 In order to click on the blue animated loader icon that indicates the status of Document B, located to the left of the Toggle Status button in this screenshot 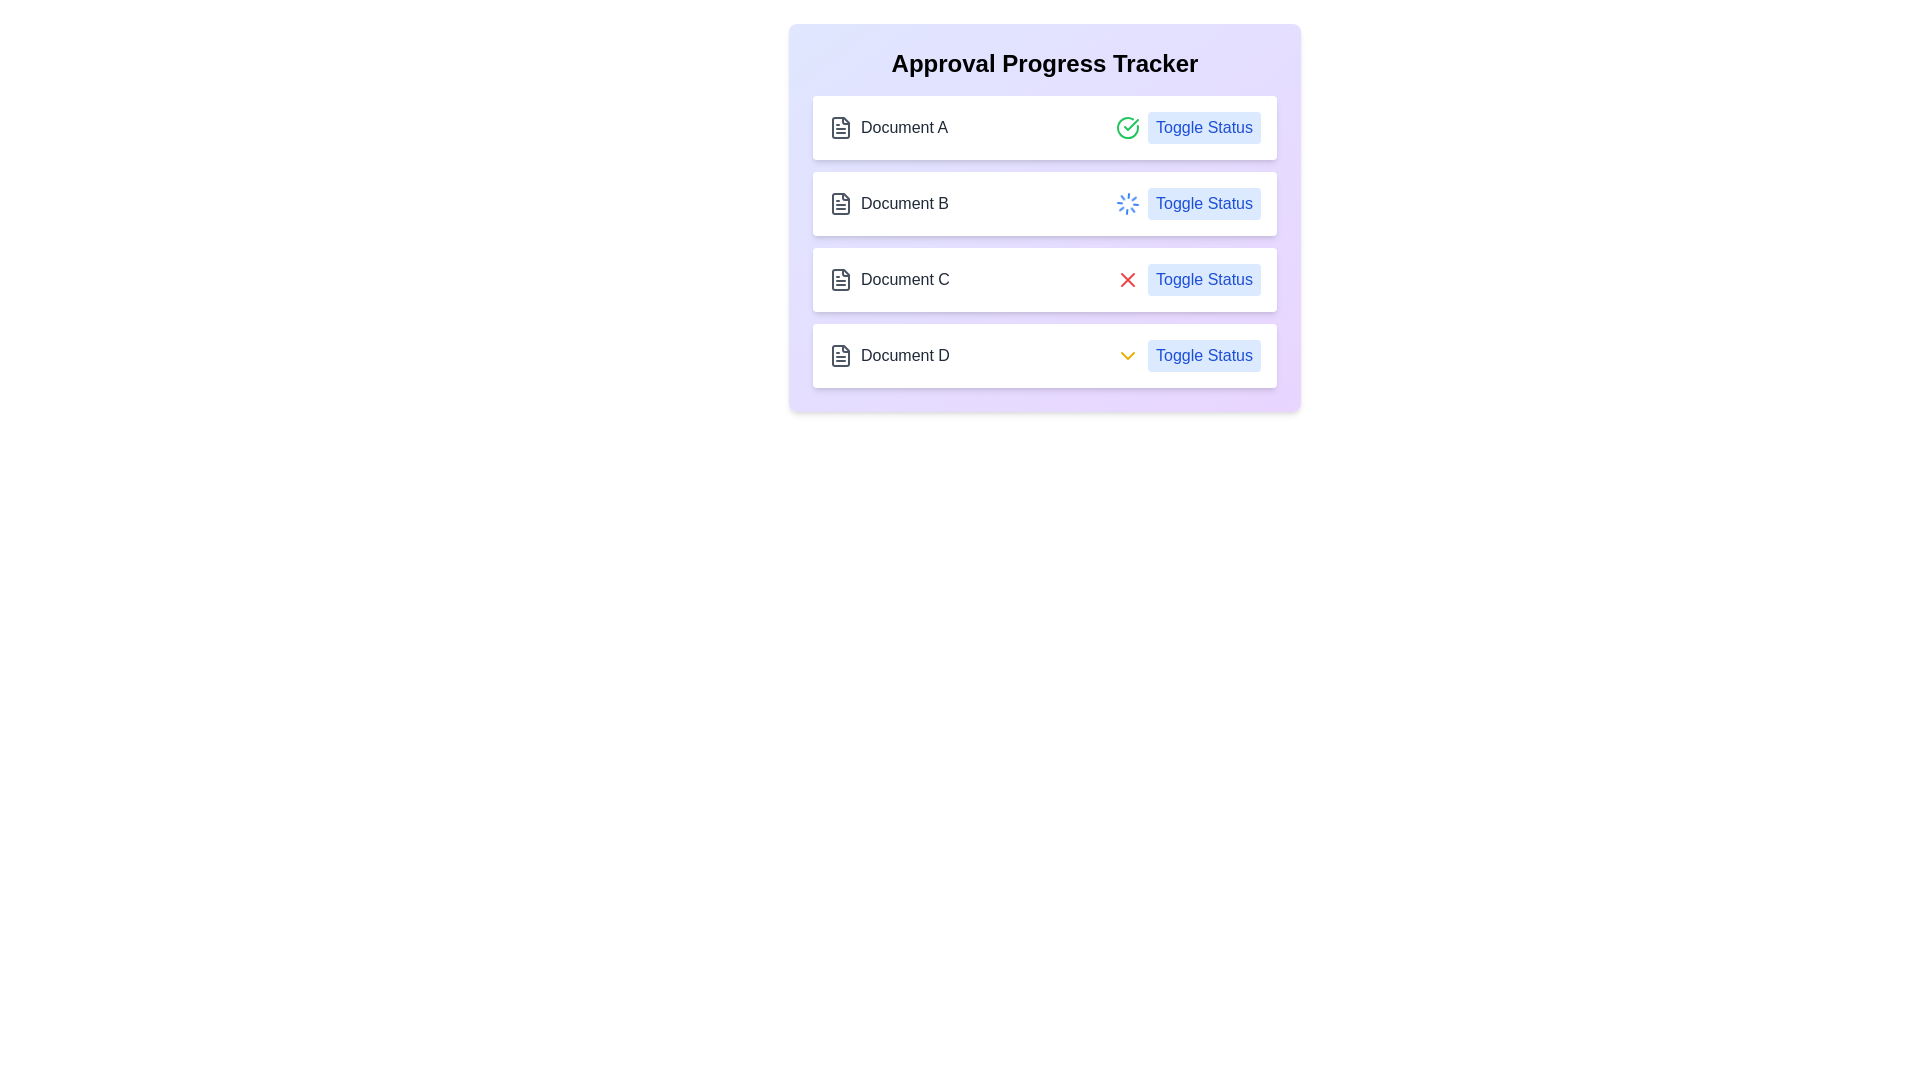, I will do `click(1128, 204)`.